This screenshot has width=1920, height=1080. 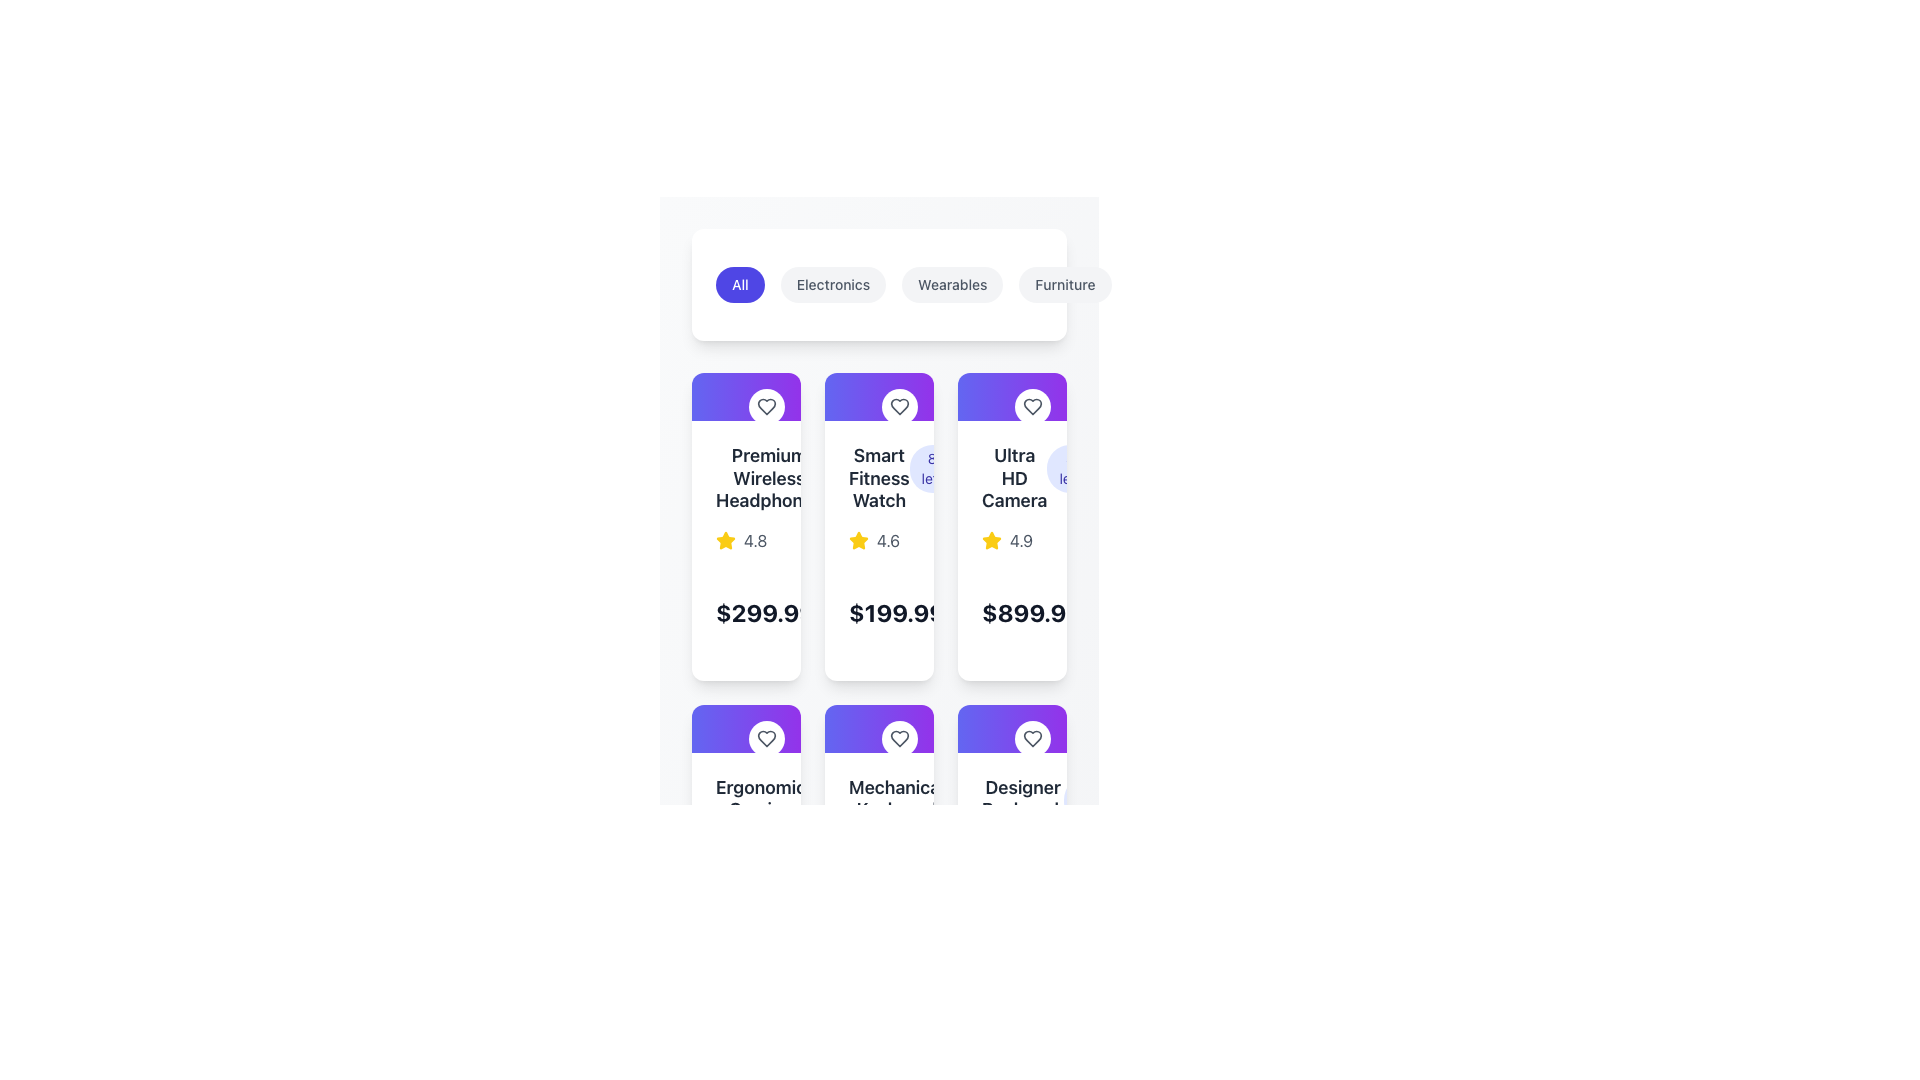 What do you see at coordinates (1021, 540) in the screenshot?
I see `the text displaying the rating '4.9' next to the yellow star icon in the product card for the 'Ultra HD Camera'` at bounding box center [1021, 540].